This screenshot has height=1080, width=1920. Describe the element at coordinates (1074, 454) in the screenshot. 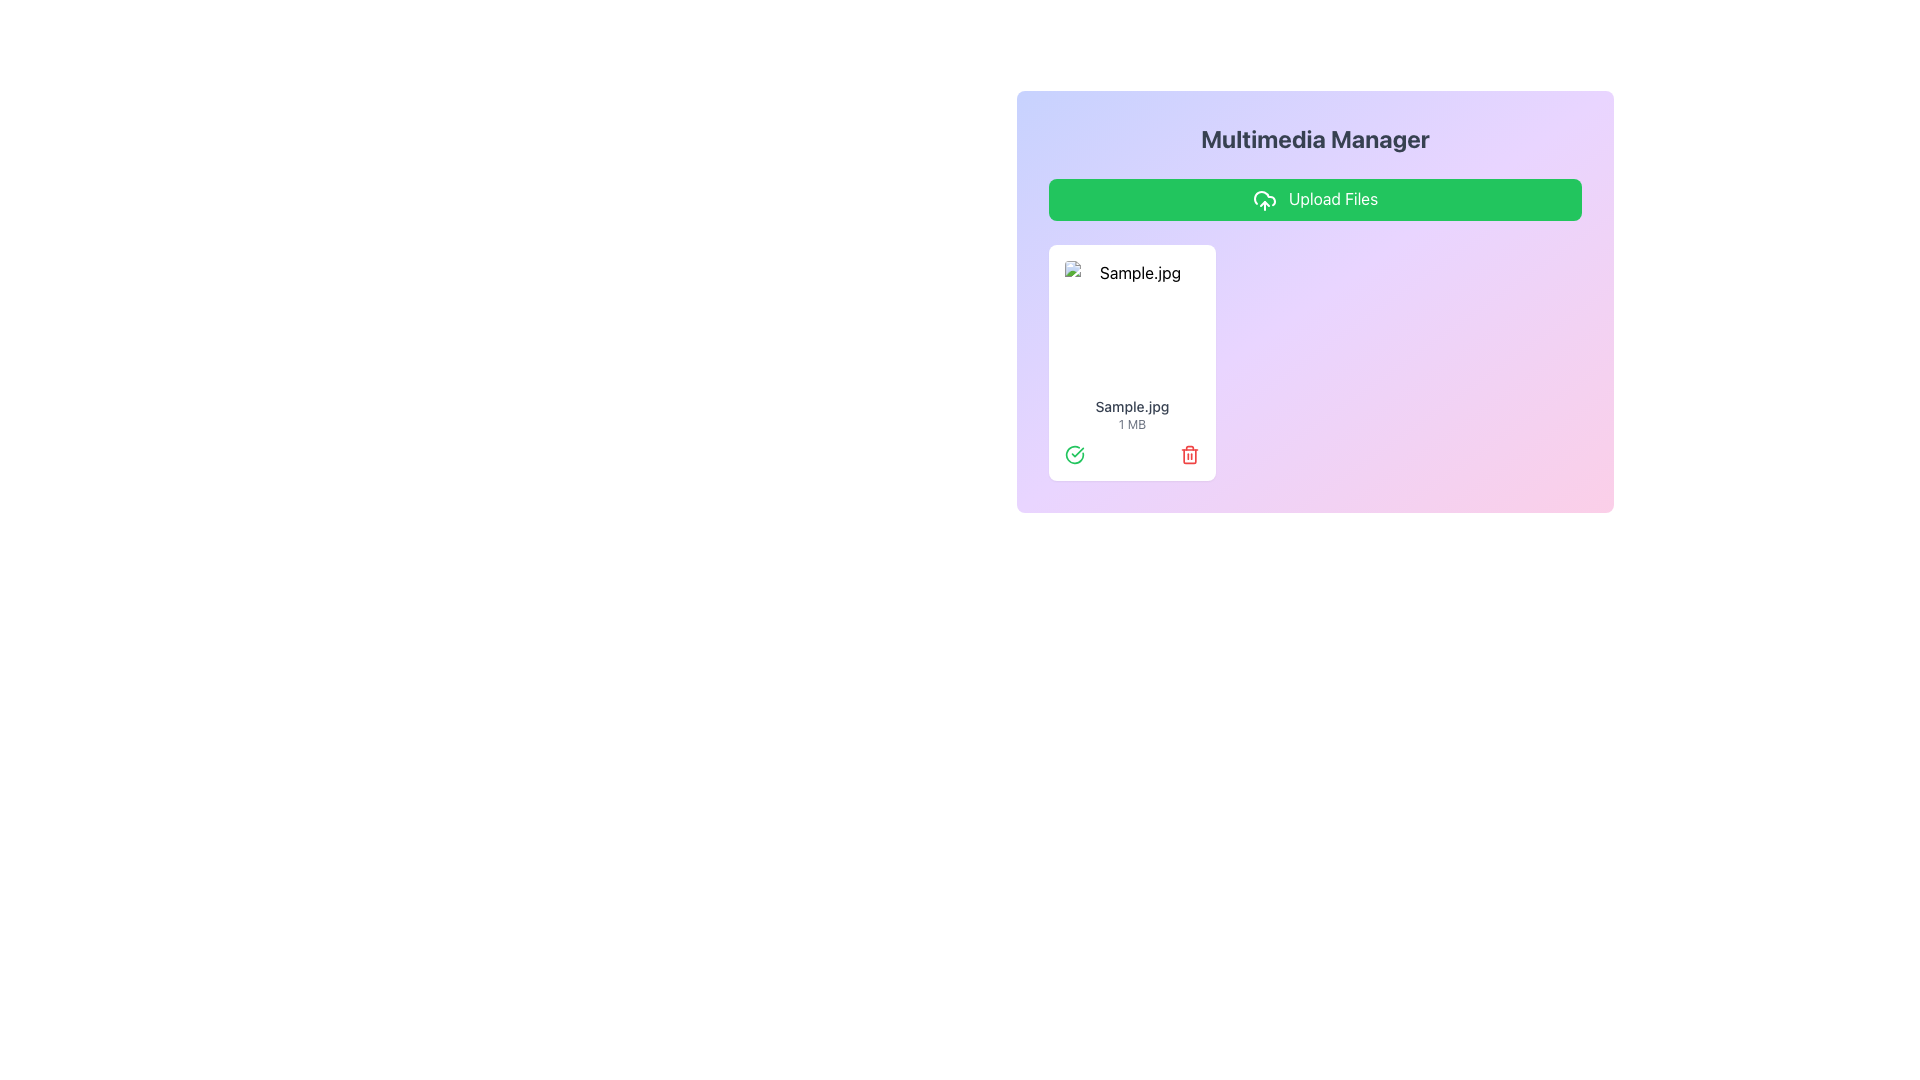

I see `the confirmation icon` at that location.